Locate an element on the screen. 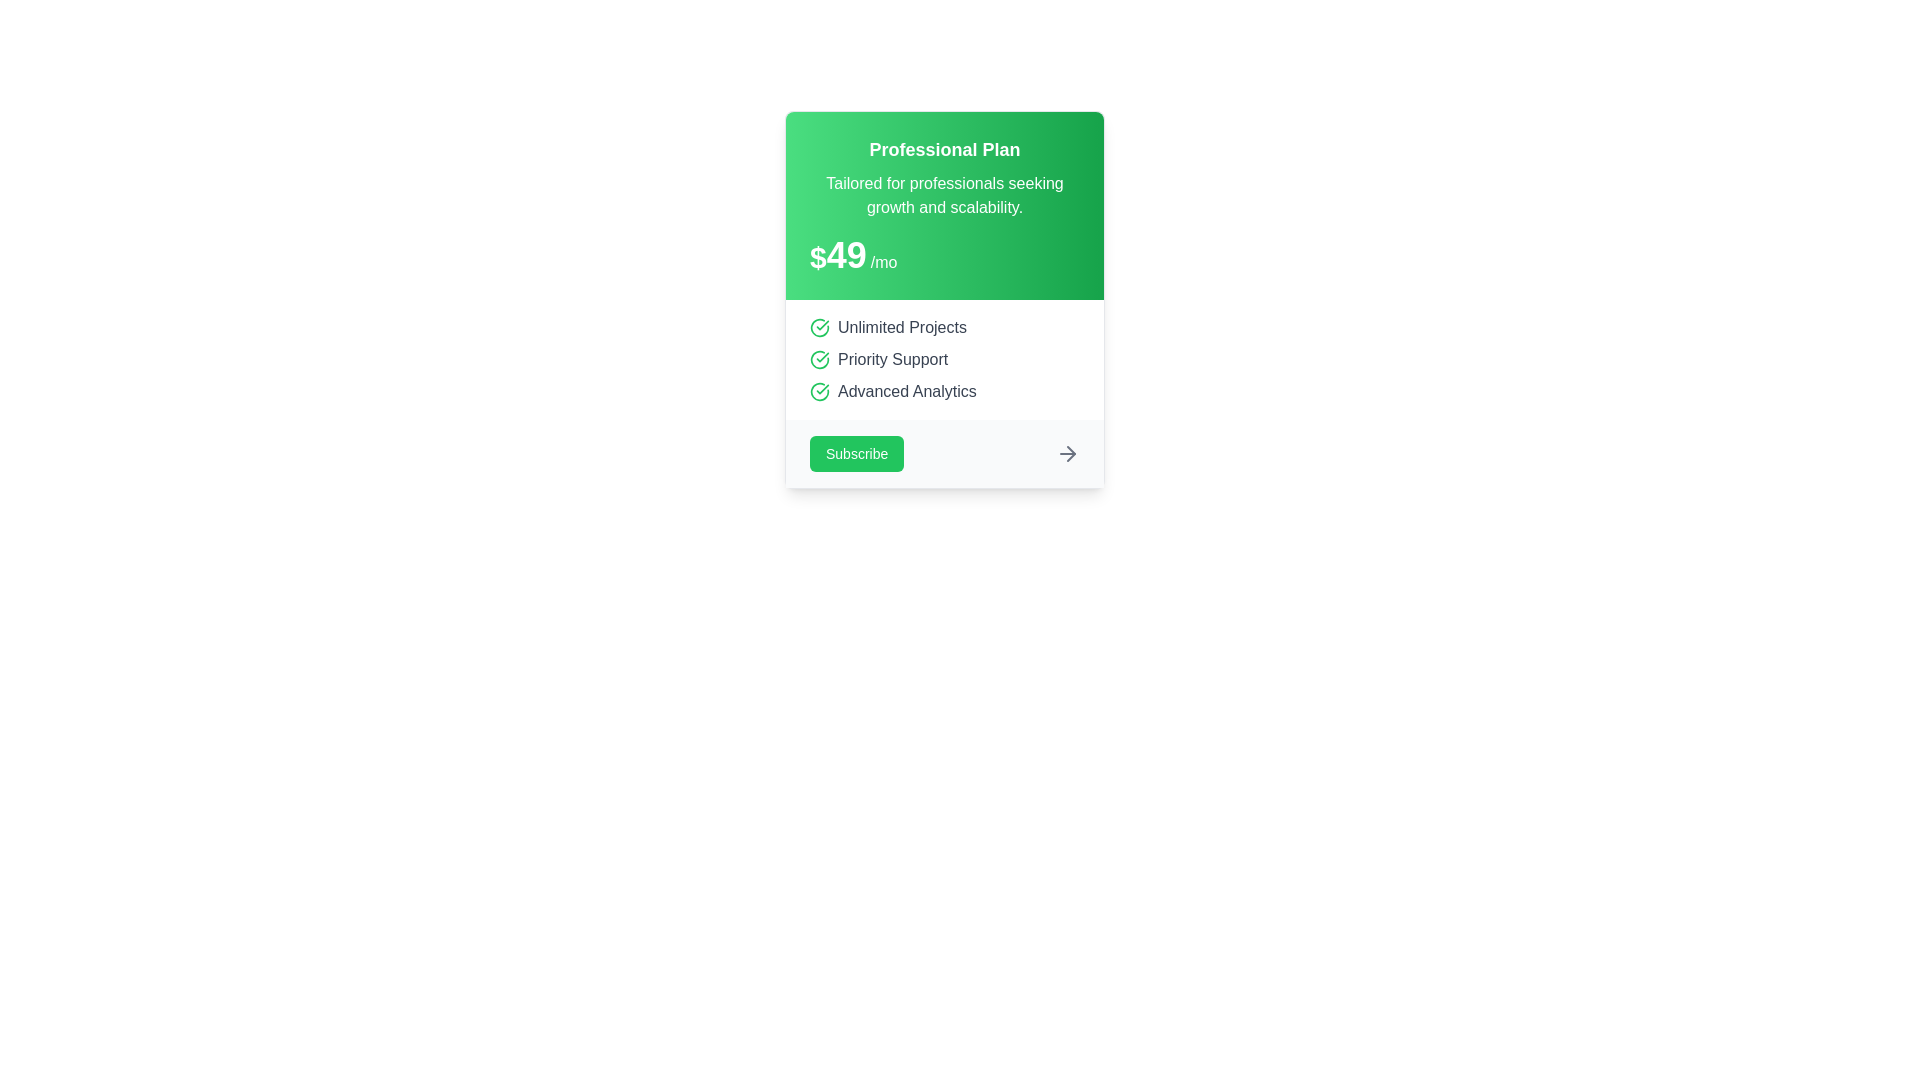 This screenshot has width=1920, height=1080. the circular green icon with a checkmark that indicates success, located to the left of the text 'Unlimited Projects' in the Professional Plan card is located at coordinates (820, 326).